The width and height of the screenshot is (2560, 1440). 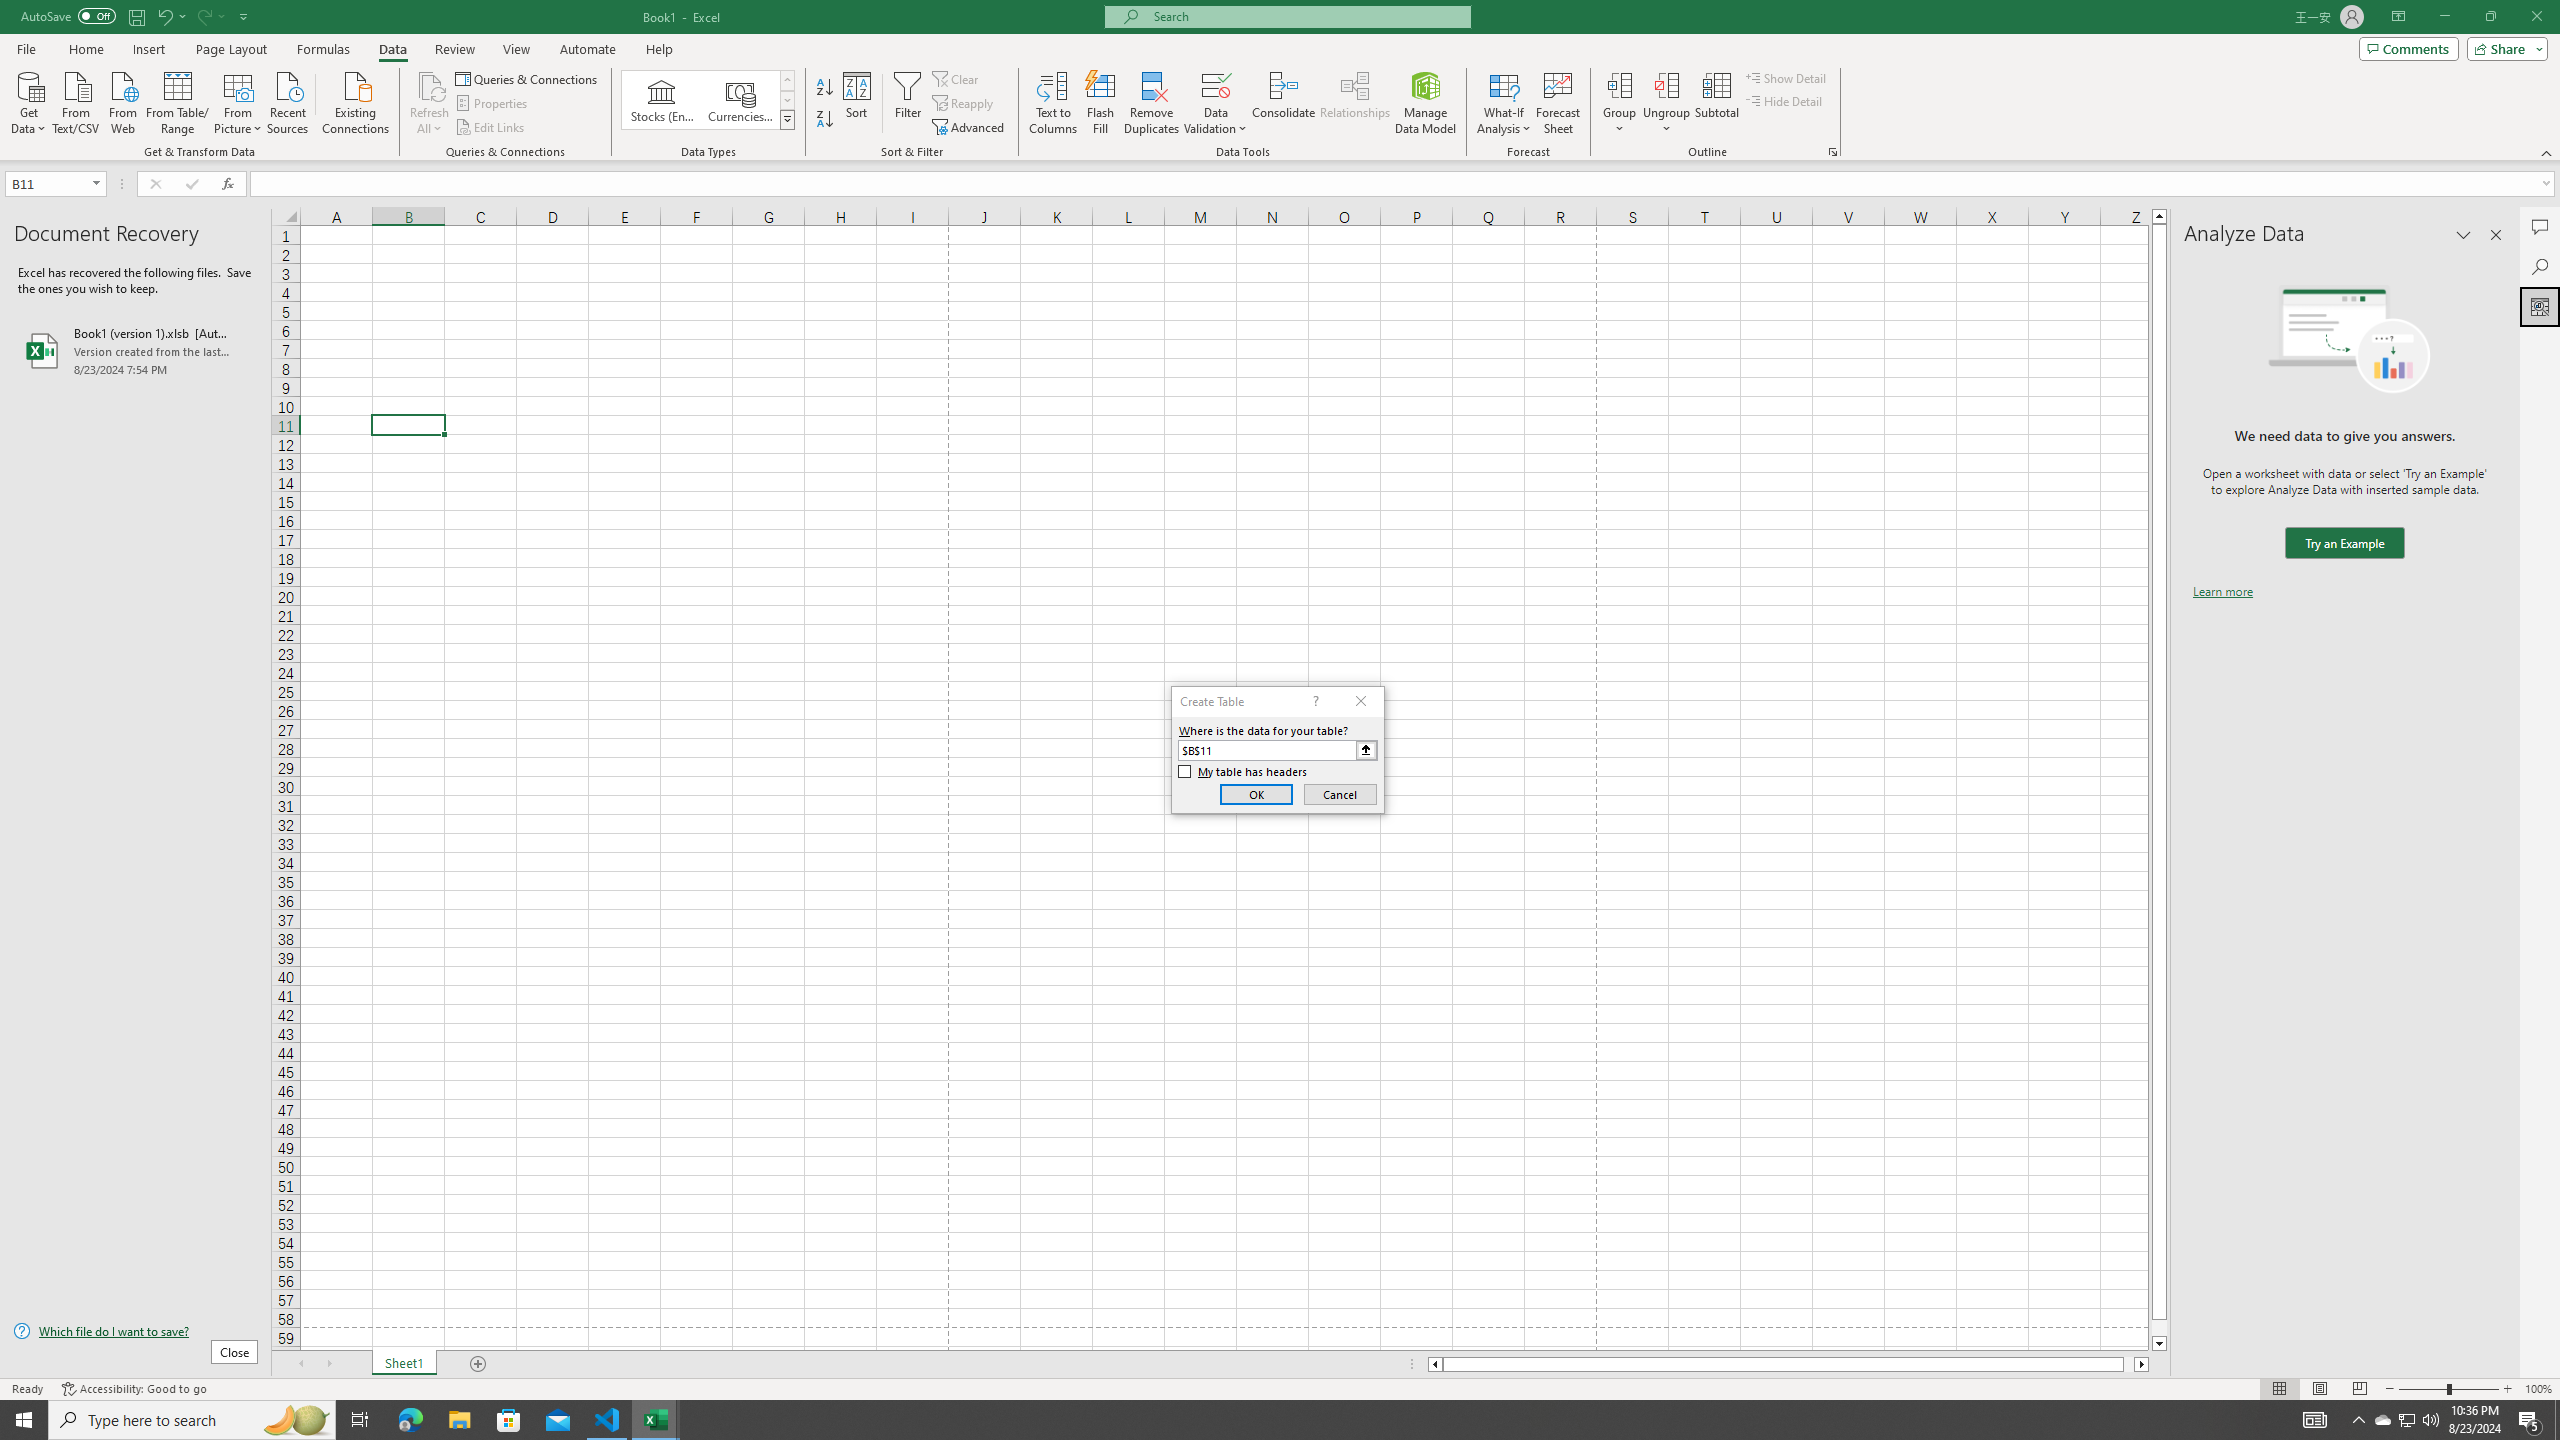 I want to click on 'Row up', so click(x=787, y=80).